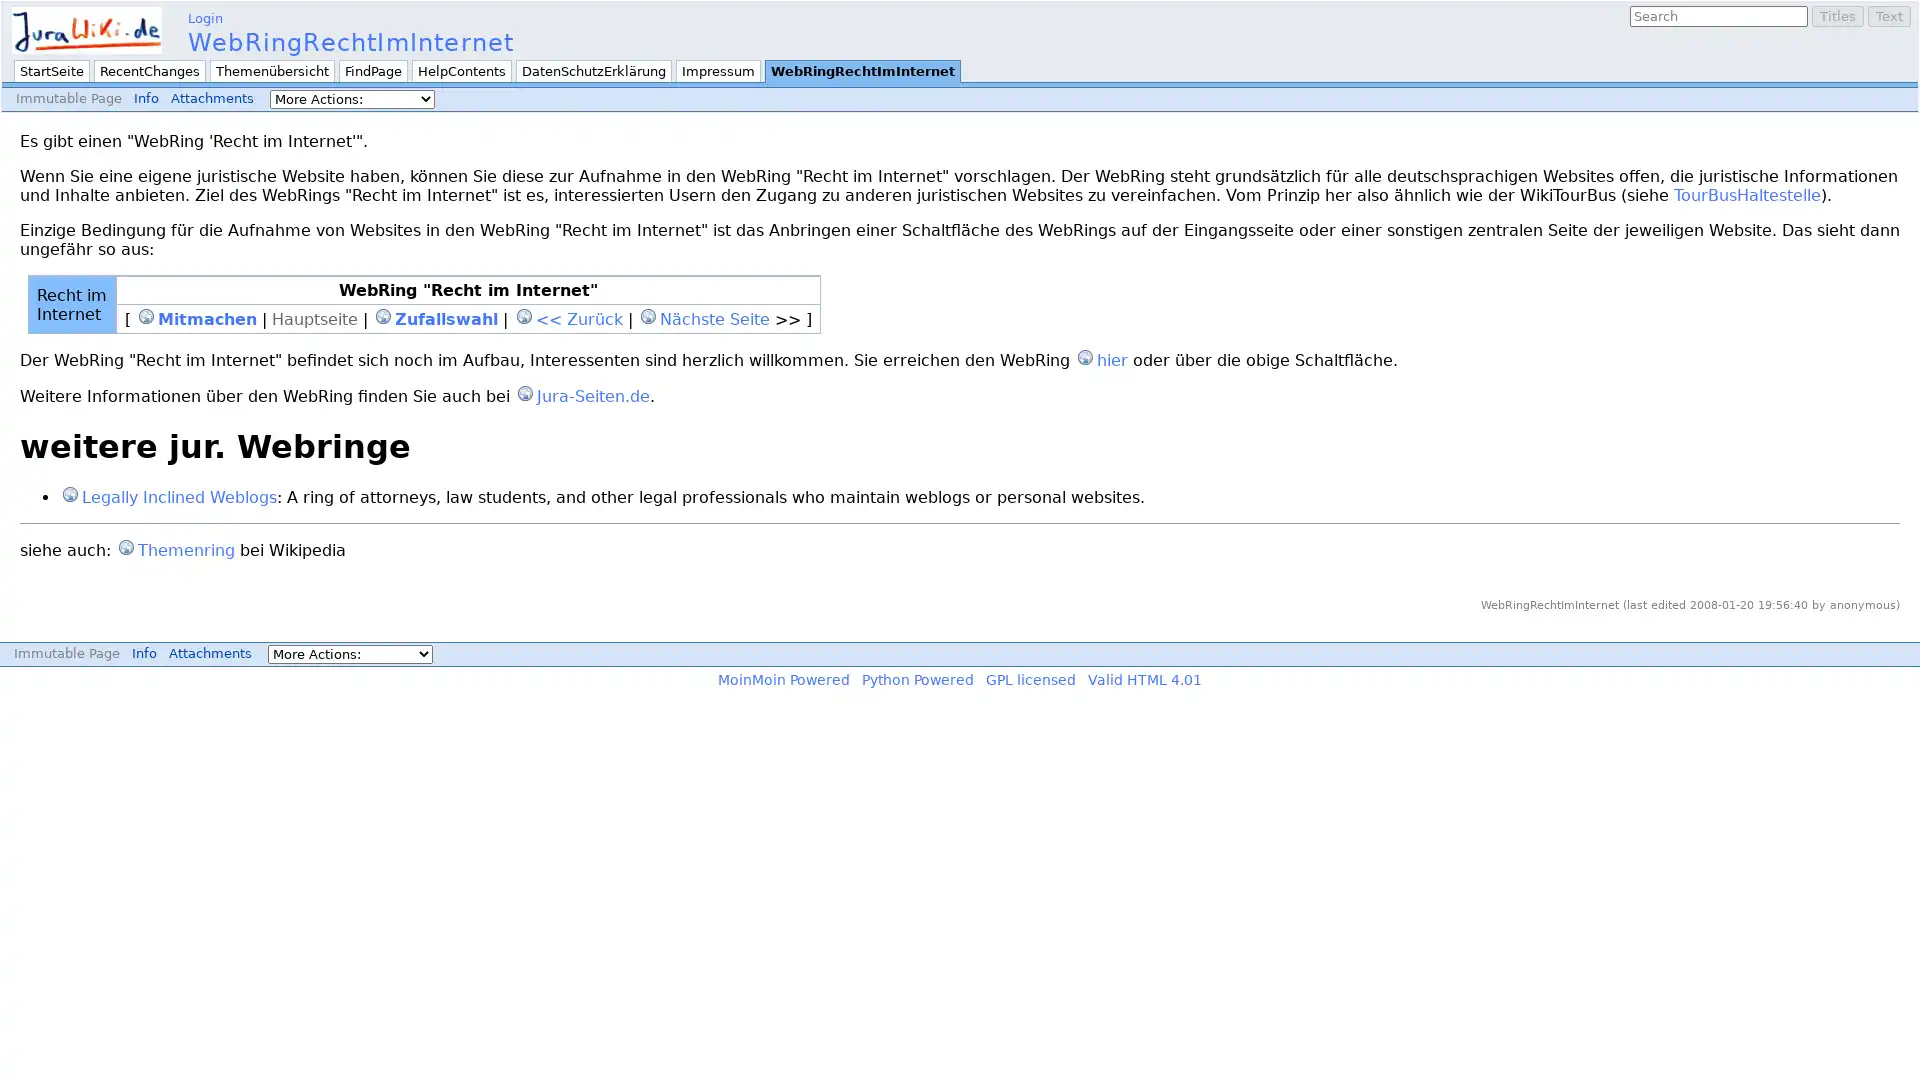 Image resolution: width=1920 pixels, height=1080 pixels. What do you see at coordinates (1888, 16) in the screenshot?
I see `Text` at bounding box center [1888, 16].